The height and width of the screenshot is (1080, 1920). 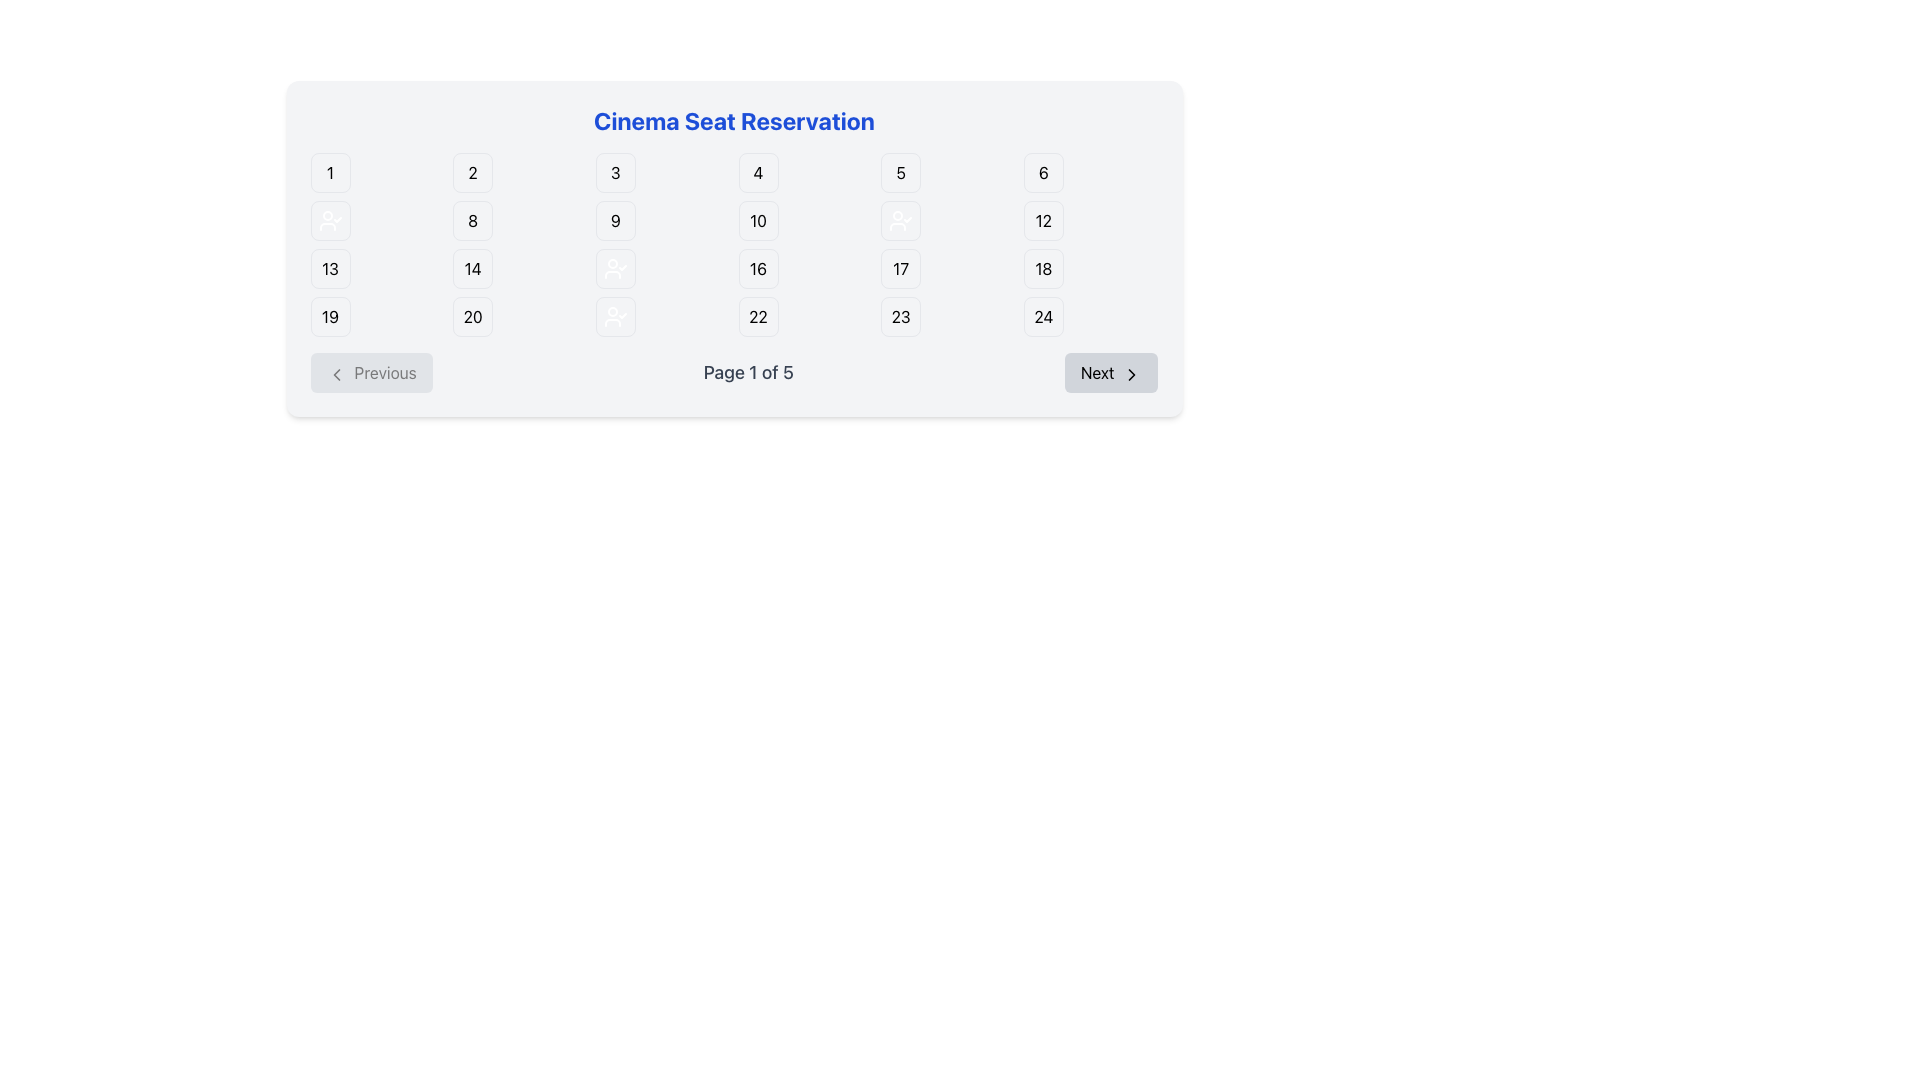 What do you see at coordinates (757, 220) in the screenshot?
I see `the selectable seat button representing seat number 10 in the cinema seat reservation system` at bounding box center [757, 220].